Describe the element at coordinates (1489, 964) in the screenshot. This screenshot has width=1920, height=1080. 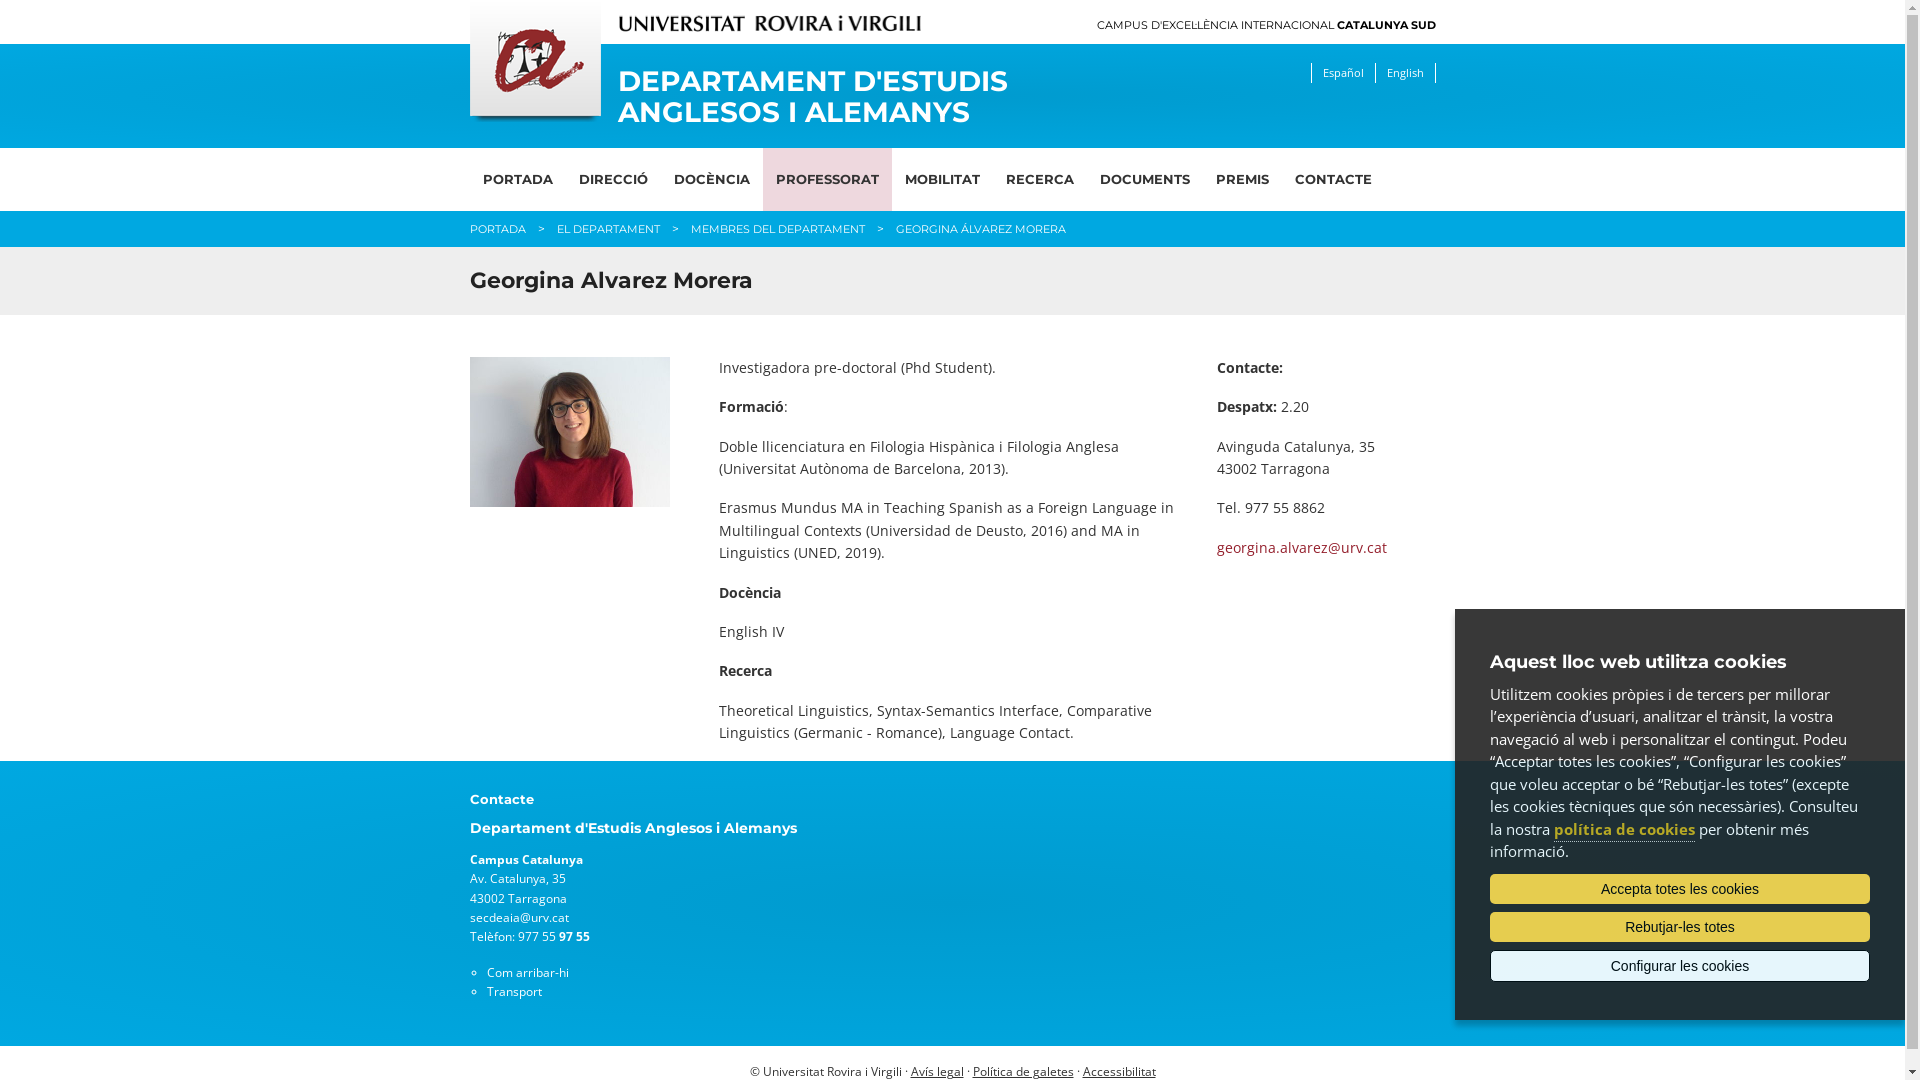
I see `'Configurar les cookies'` at that location.